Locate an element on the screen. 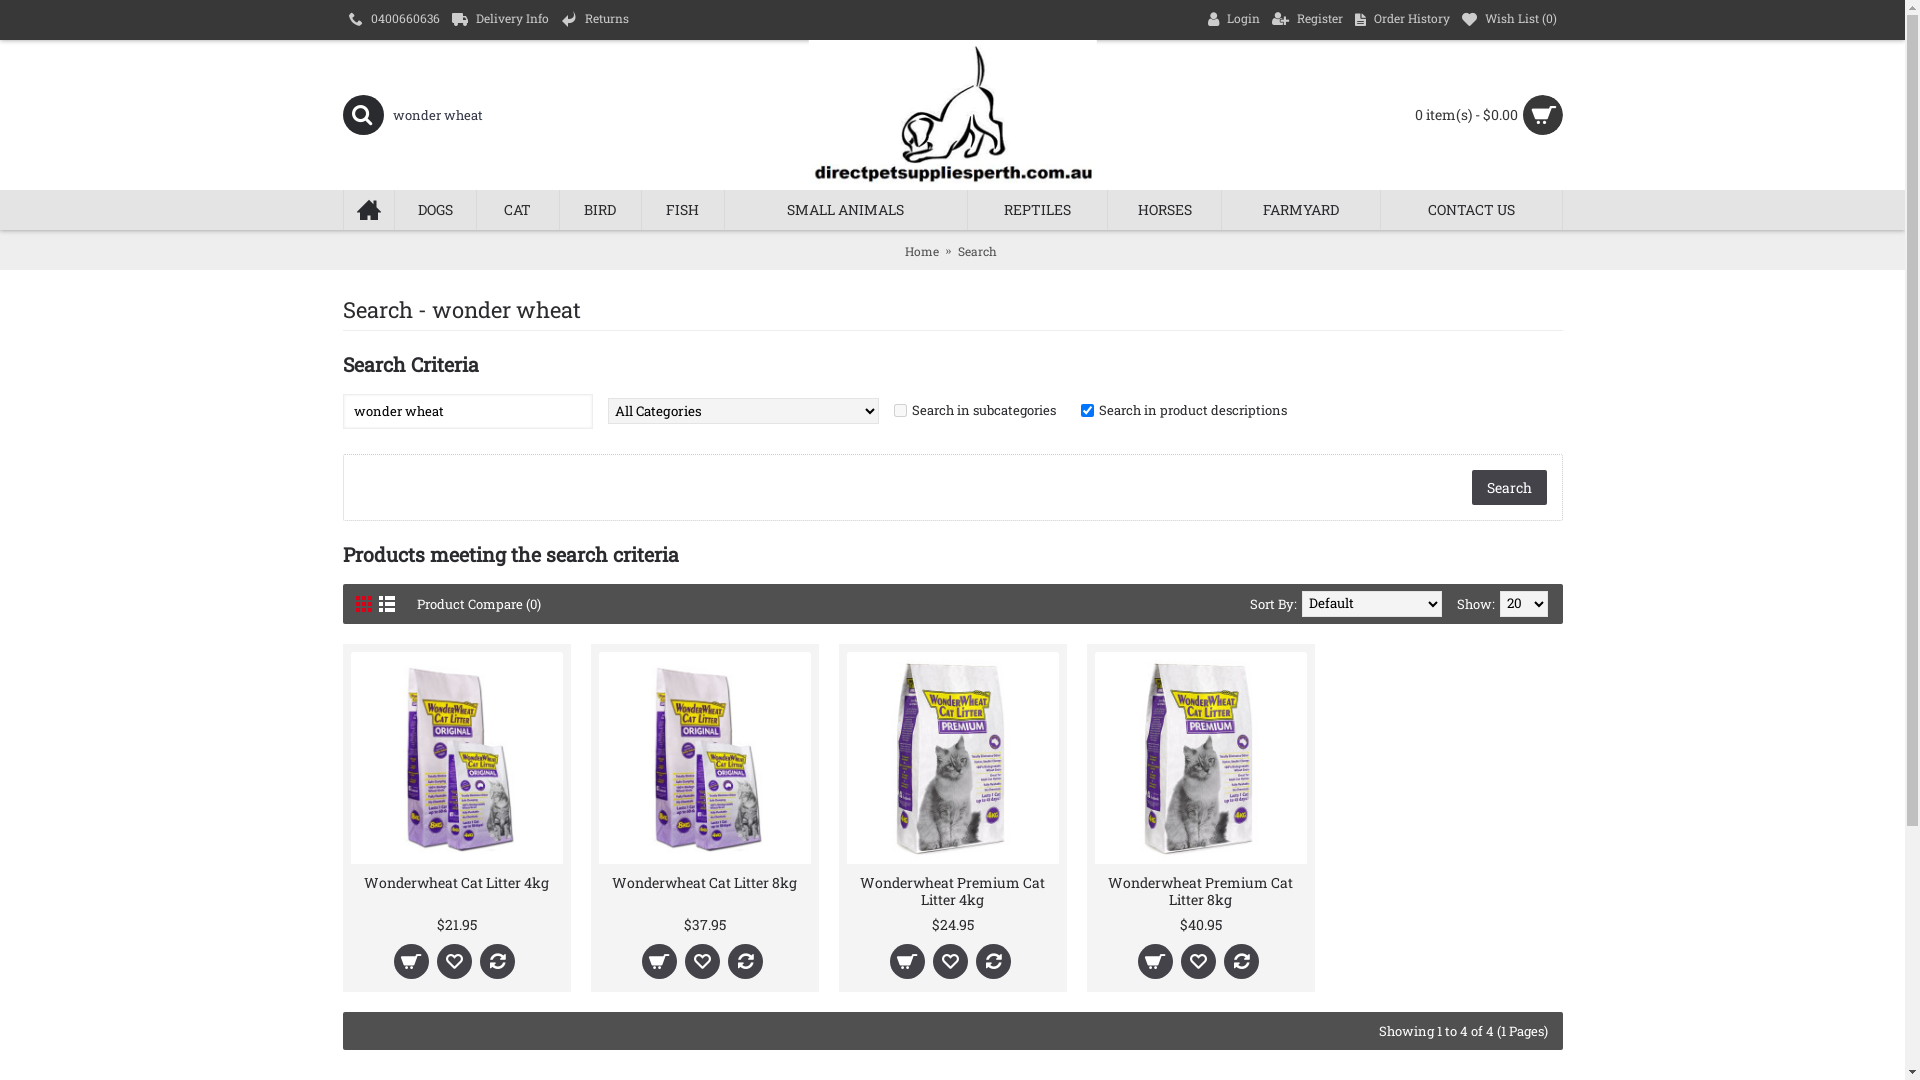 The height and width of the screenshot is (1080, 1920). 'FISH' is located at coordinates (682, 209).